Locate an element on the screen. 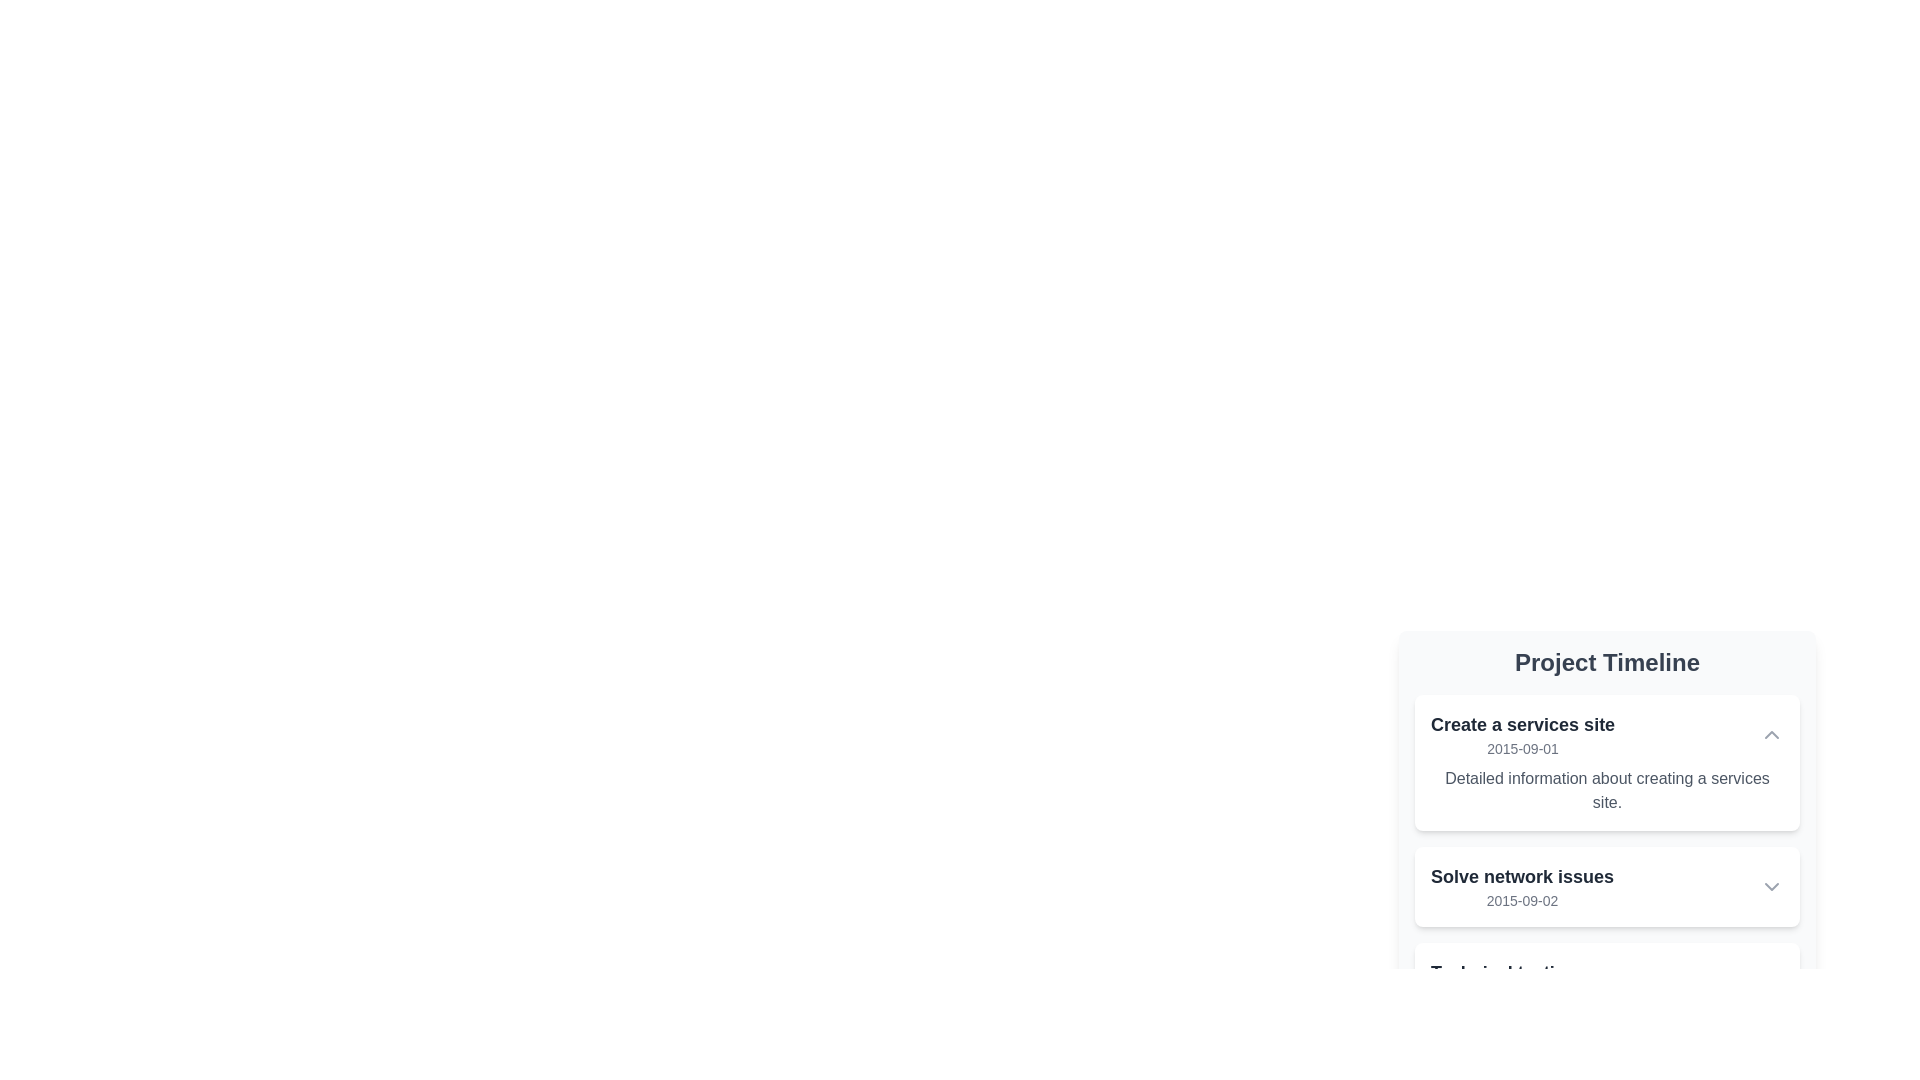 The width and height of the screenshot is (1920, 1080). text displaying the date '2015-09-01' located within the card labeled 'Create a services site', positioned beneath the title text is located at coordinates (1522, 748).